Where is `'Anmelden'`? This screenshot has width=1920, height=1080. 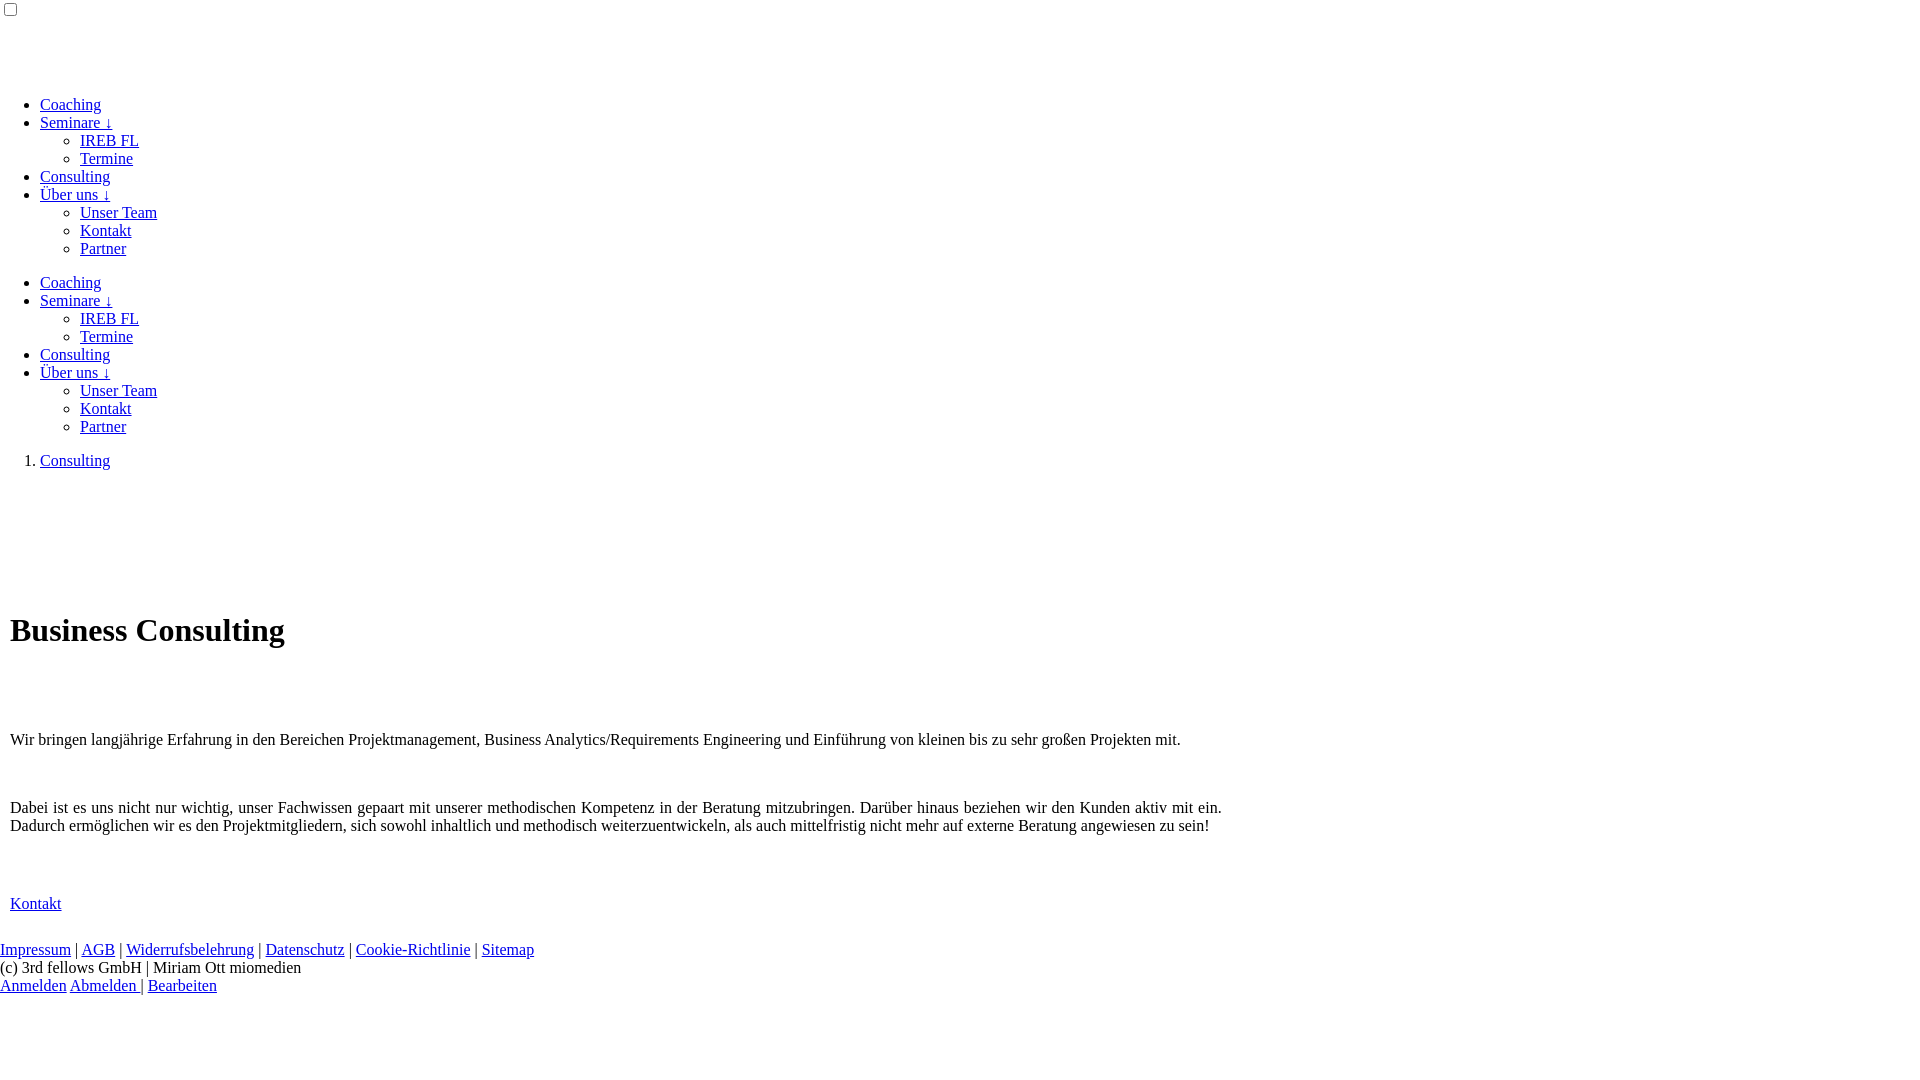 'Anmelden' is located at coordinates (33, 984).